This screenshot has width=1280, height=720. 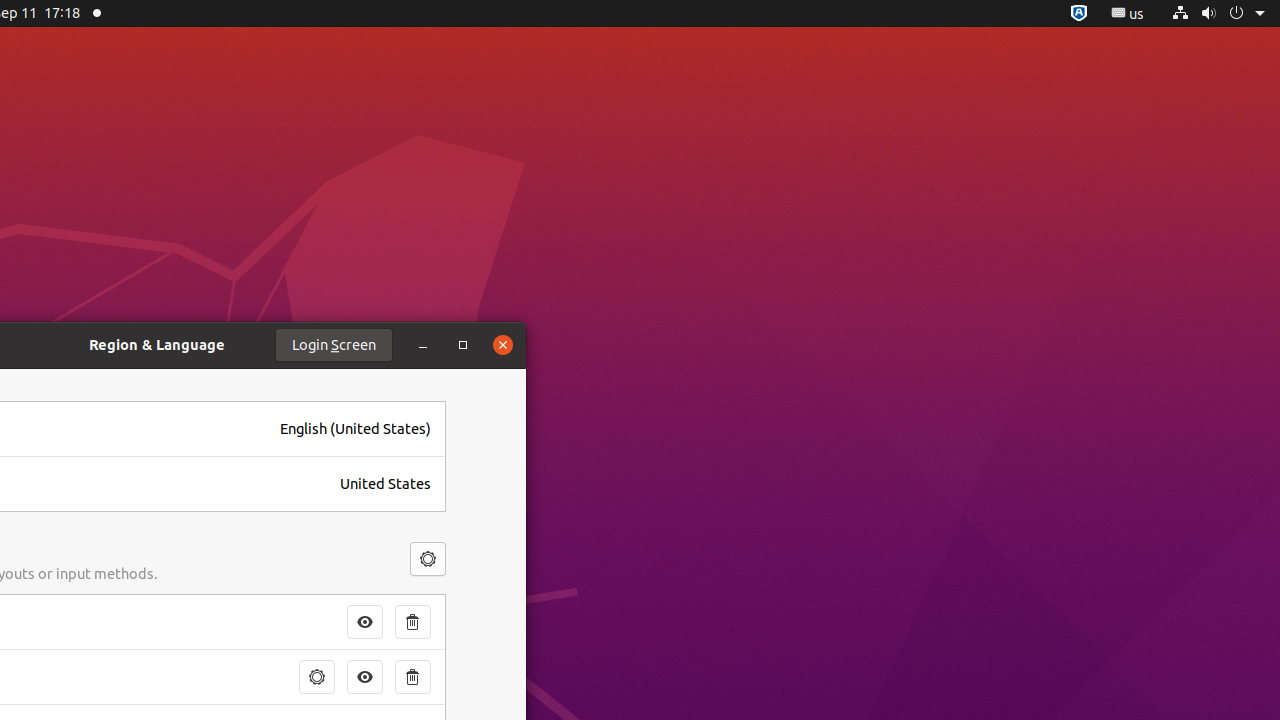 What do you see at coordinates (1217, 13) in the screenshot?
I see `'System'` at bounding box center [1217, 13].